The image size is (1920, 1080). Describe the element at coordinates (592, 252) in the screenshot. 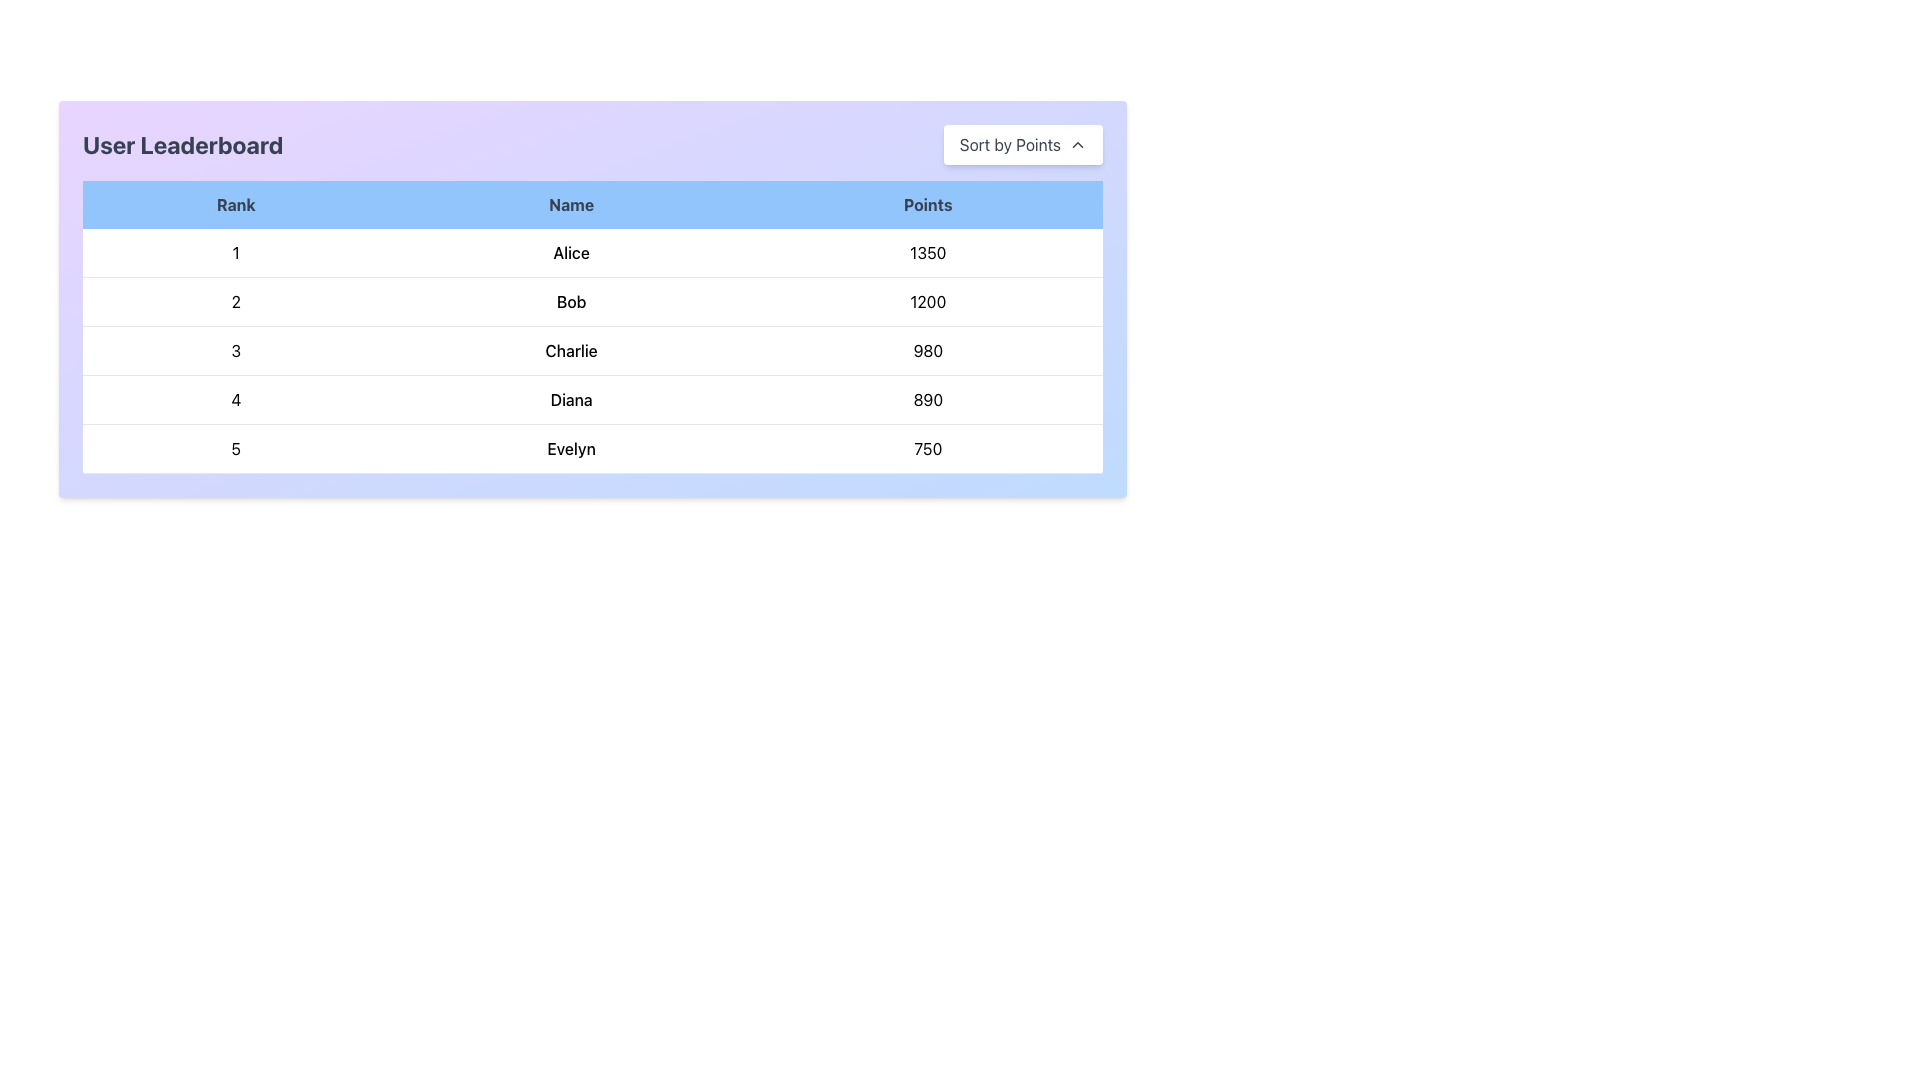

I see `the first table row displaying user information in the leaderboard` at that location.